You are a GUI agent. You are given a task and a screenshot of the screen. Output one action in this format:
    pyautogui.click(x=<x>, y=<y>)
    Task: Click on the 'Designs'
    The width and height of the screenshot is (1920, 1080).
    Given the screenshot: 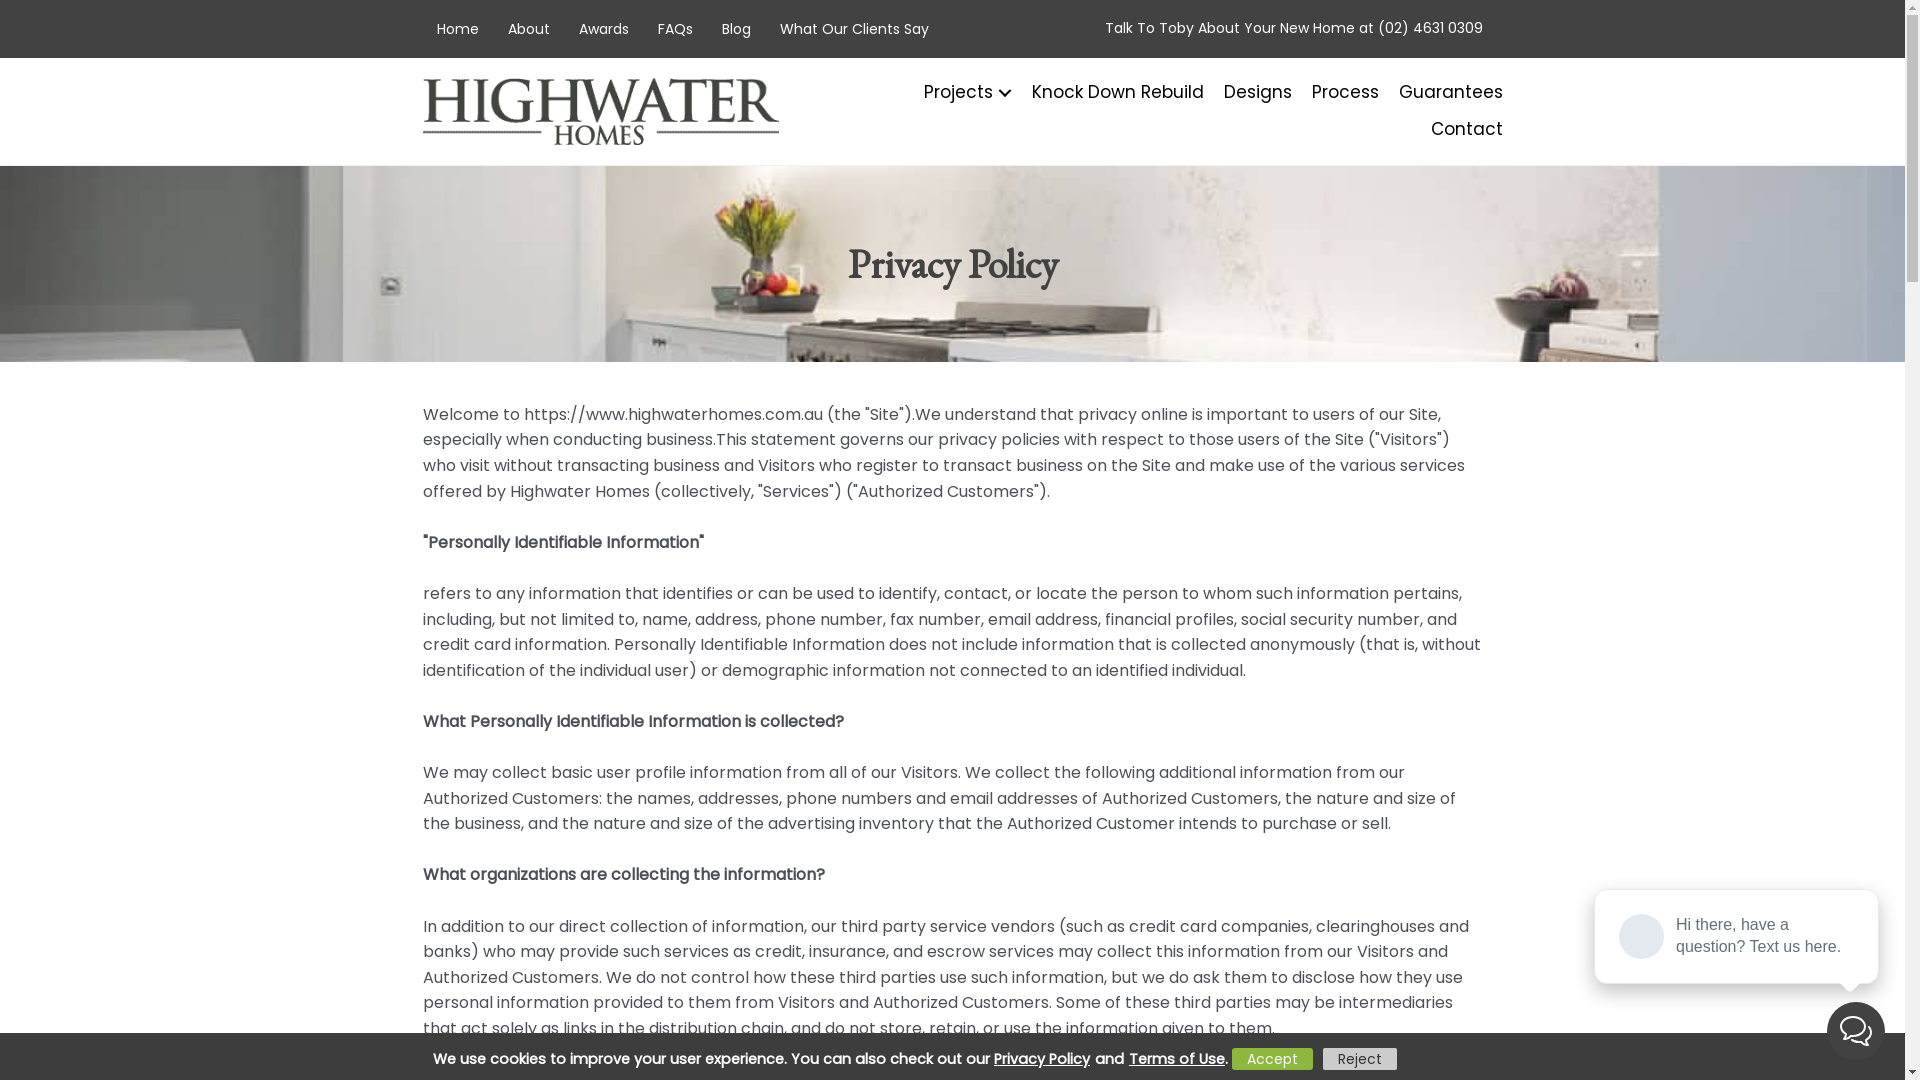 What is the action you would take?
    pyautogui.click(x=1246, y=92)
    